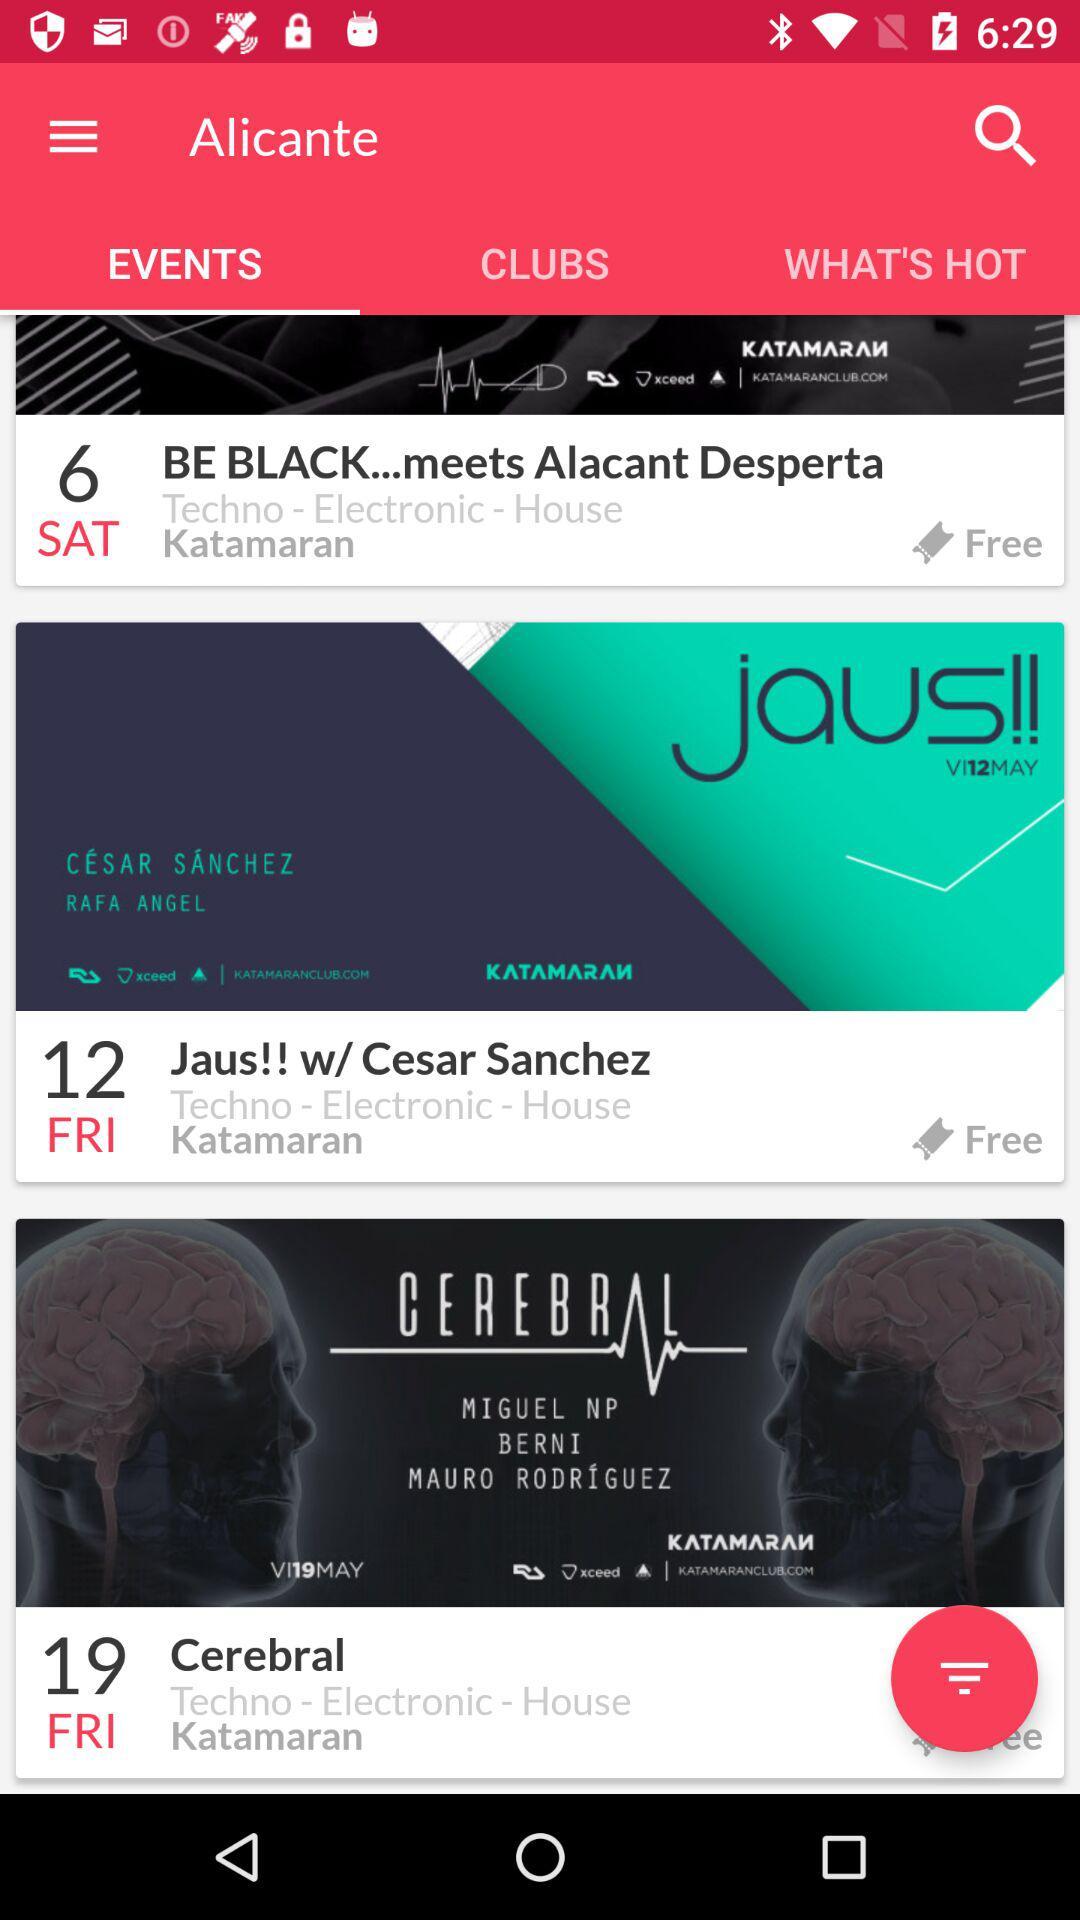  I want to click on 12, so click(81, 1071).